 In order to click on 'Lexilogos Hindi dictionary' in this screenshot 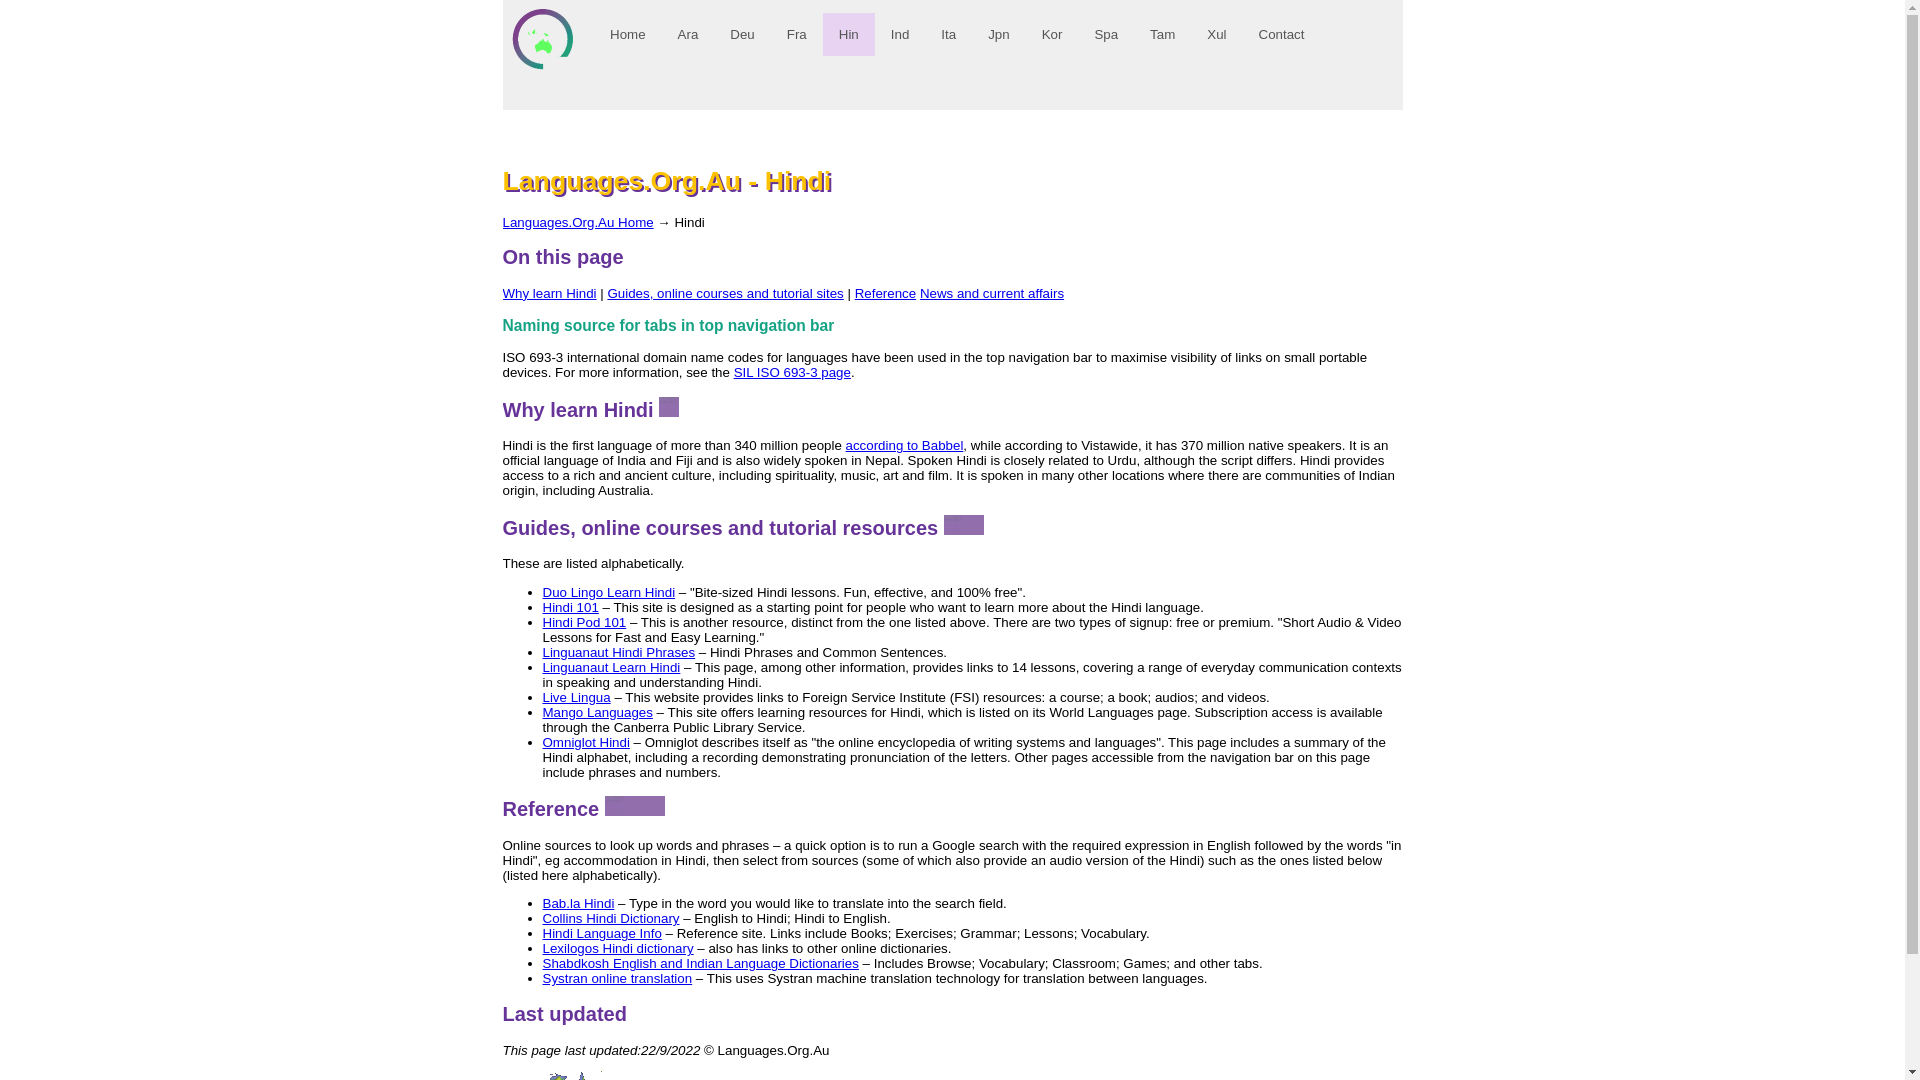, I will do `click(542, 947)`.